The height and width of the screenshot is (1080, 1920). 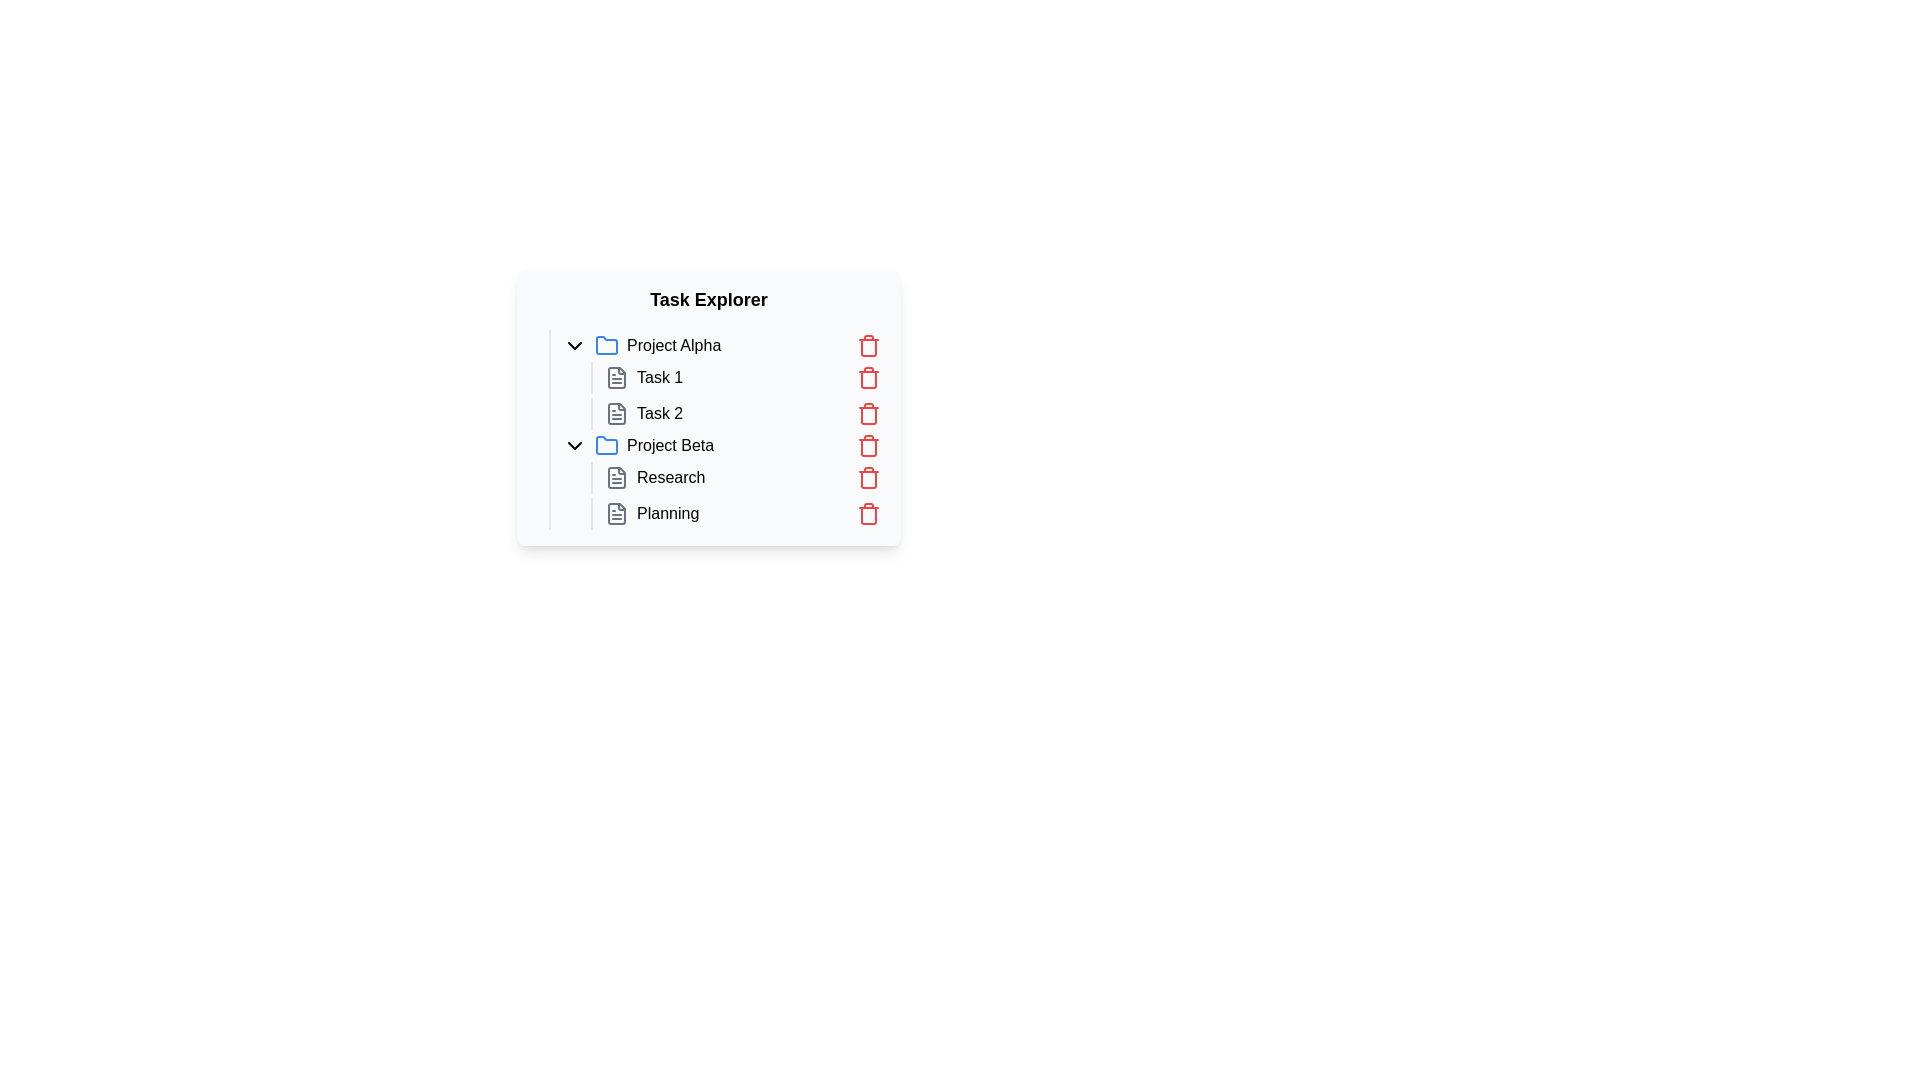 I want to click on the document icon representing 'Task 1' located in the Task Explorer interface near the top-left corner, so click(x=616, y=378).